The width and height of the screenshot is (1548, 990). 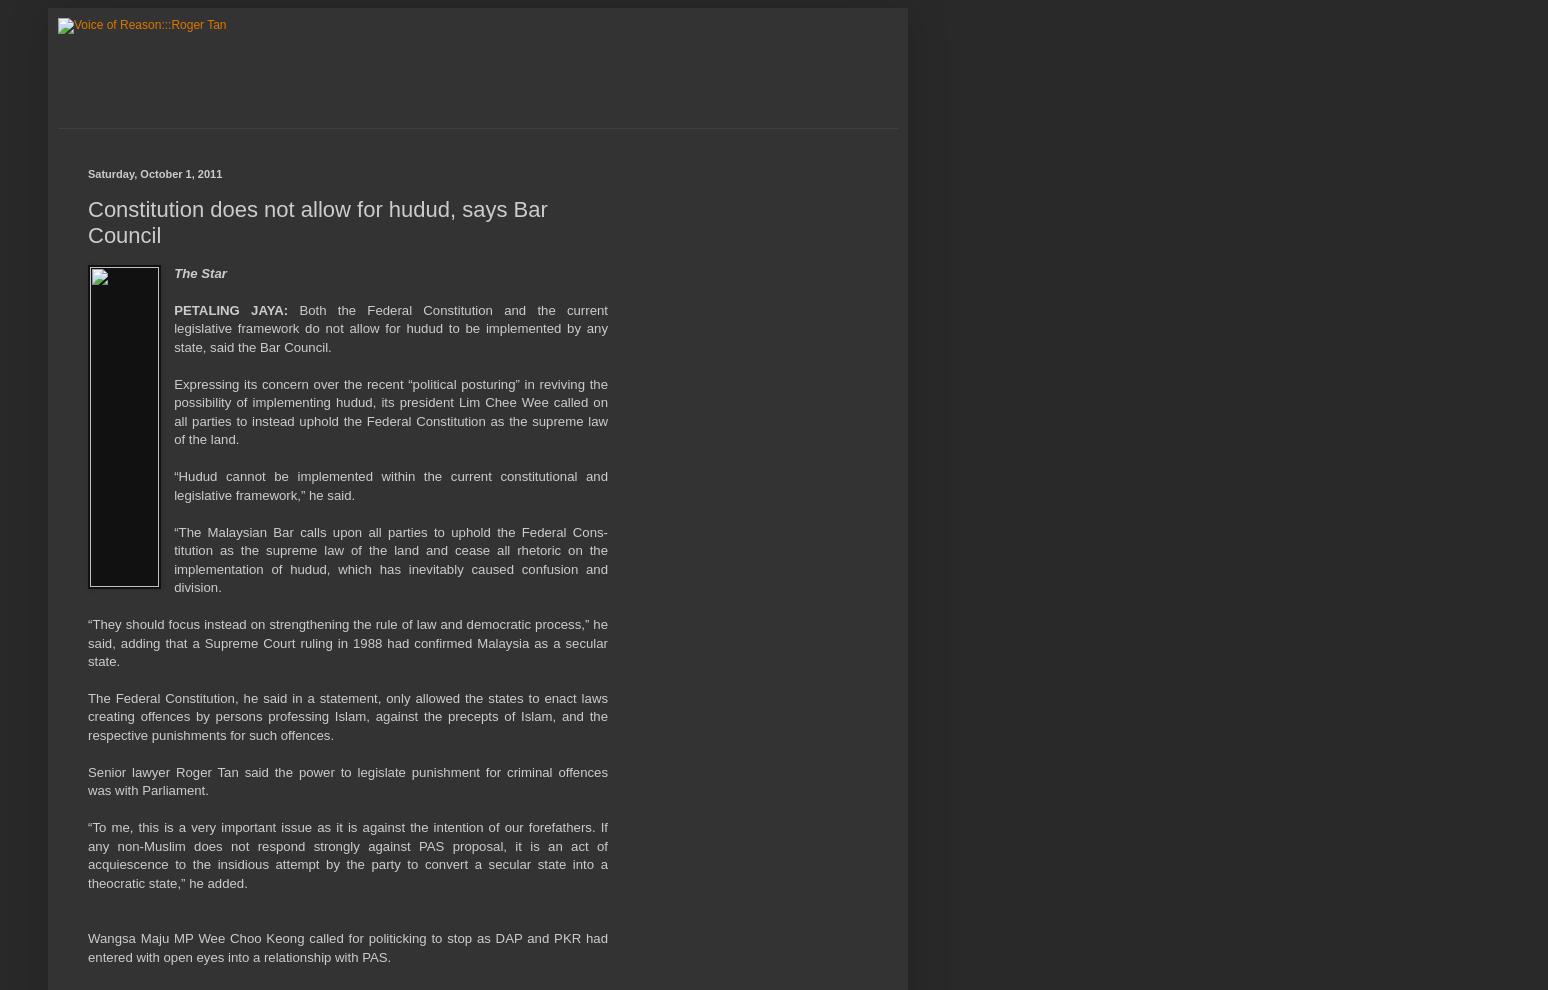 What do you see at coordinates (173, 410) in the screenshot?
I see `'Expressing its concern over the recent “political posturing” in reviving the possibility of implementing hudud, its president Lim Chee Wee called on all parties to instead uphold the Federal Constitution as the supreme law of the land.'` at bounding box center [173, 410].